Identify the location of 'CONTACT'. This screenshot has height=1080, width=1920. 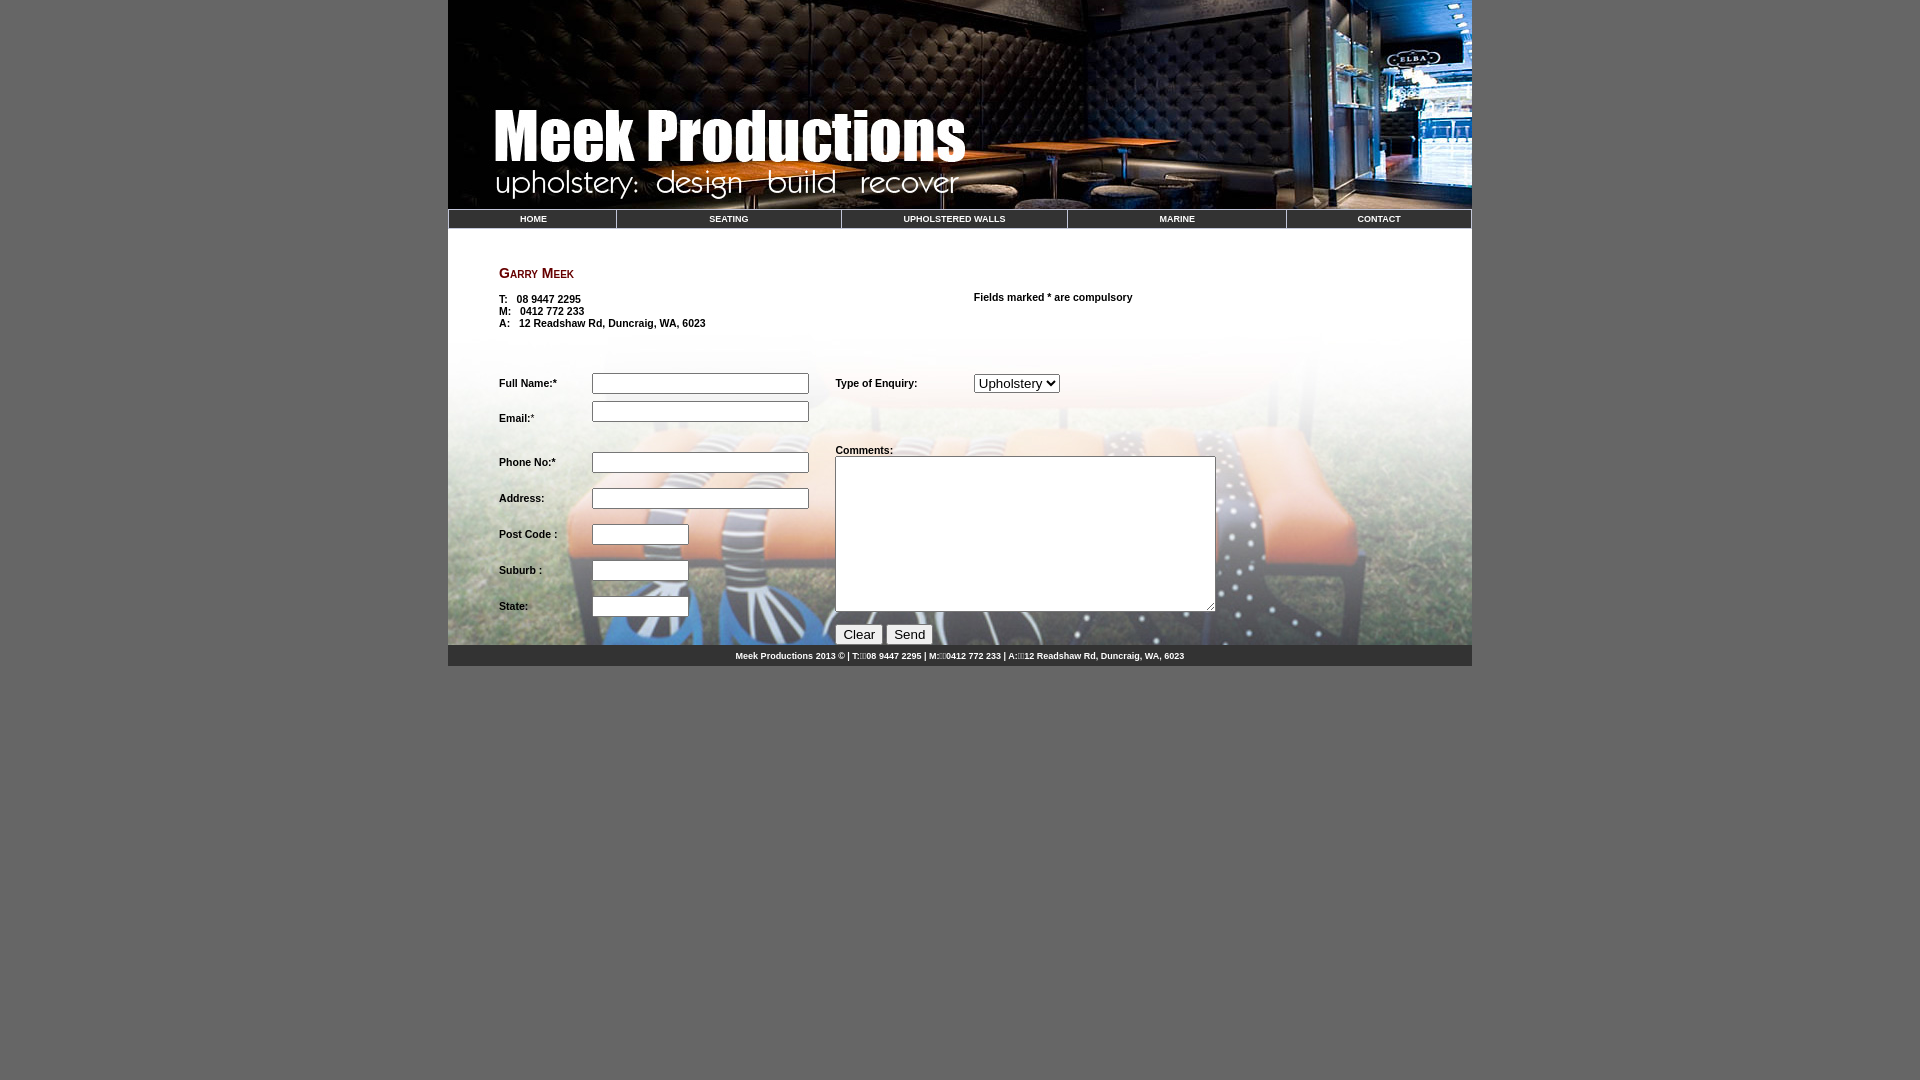
(1358, 219).